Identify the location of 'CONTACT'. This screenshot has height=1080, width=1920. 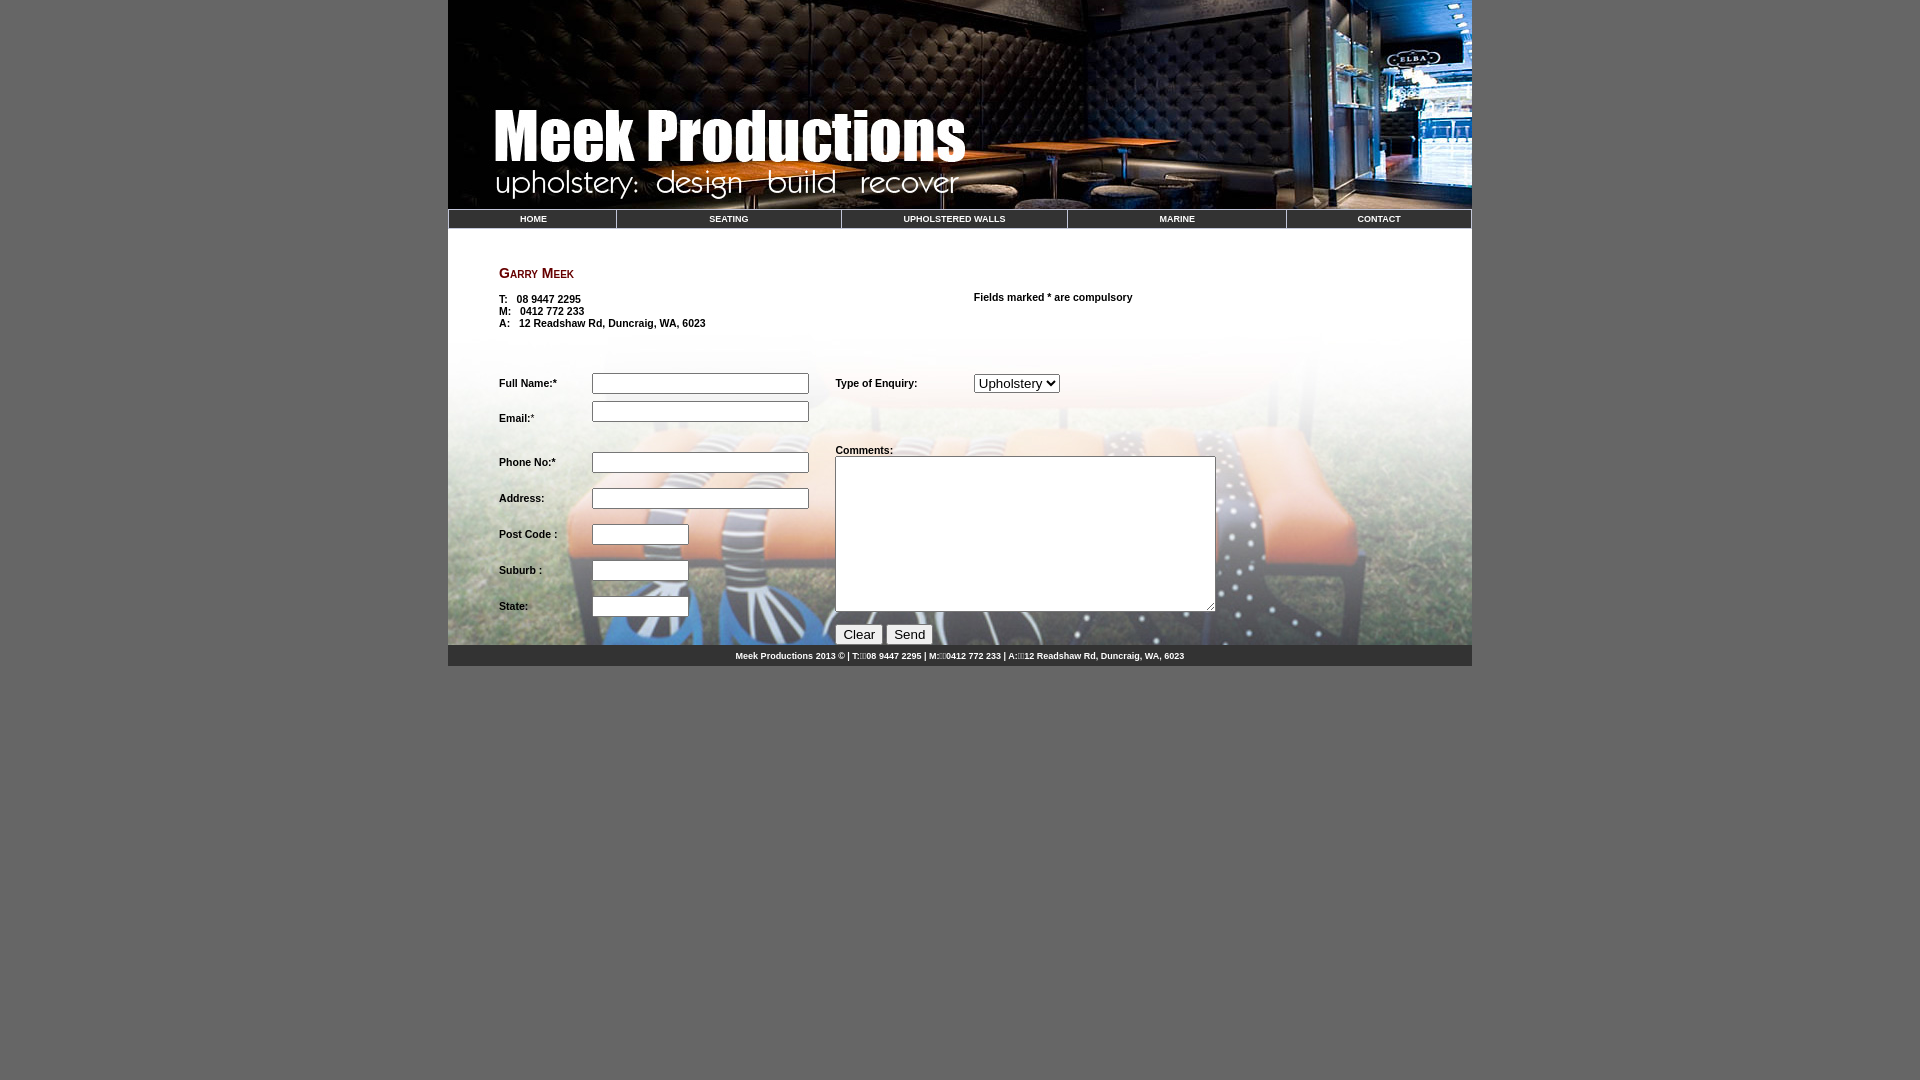
(1358, 219).